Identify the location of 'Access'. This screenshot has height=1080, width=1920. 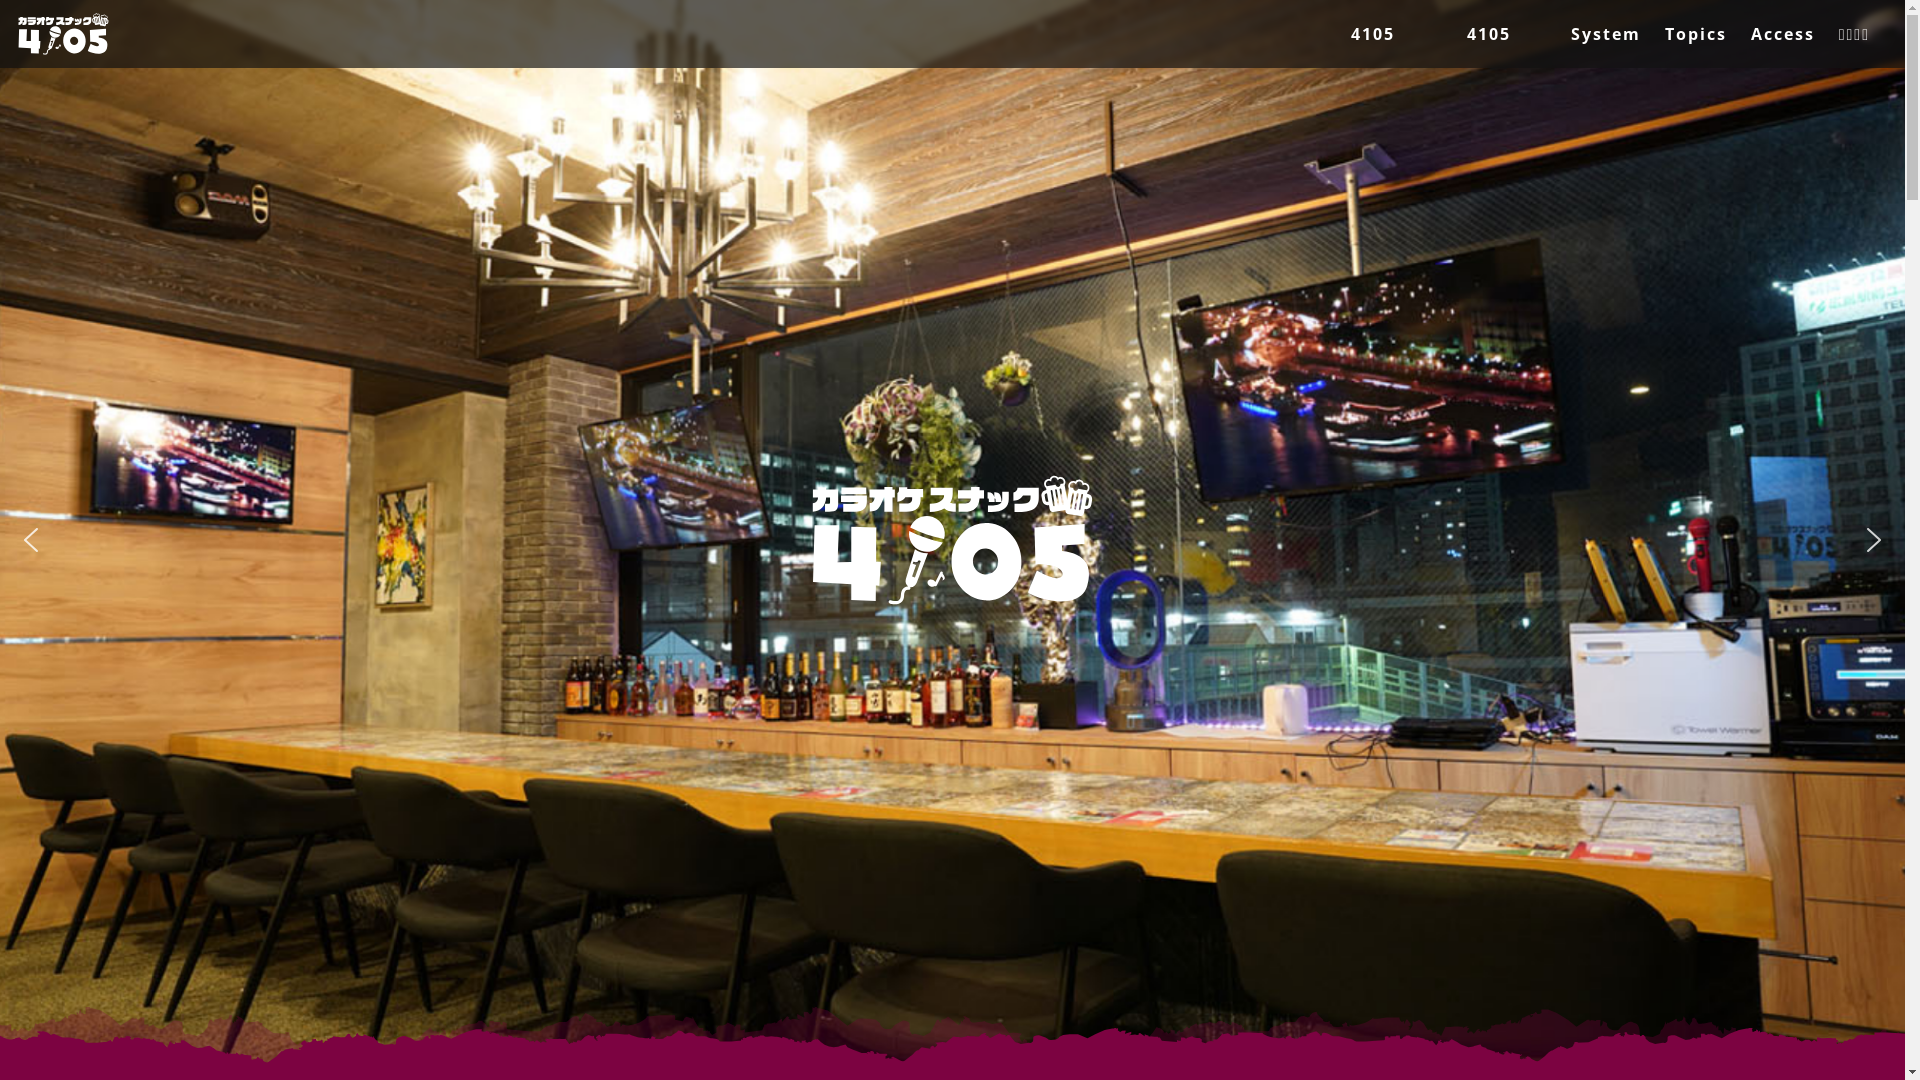
(1782, 34).